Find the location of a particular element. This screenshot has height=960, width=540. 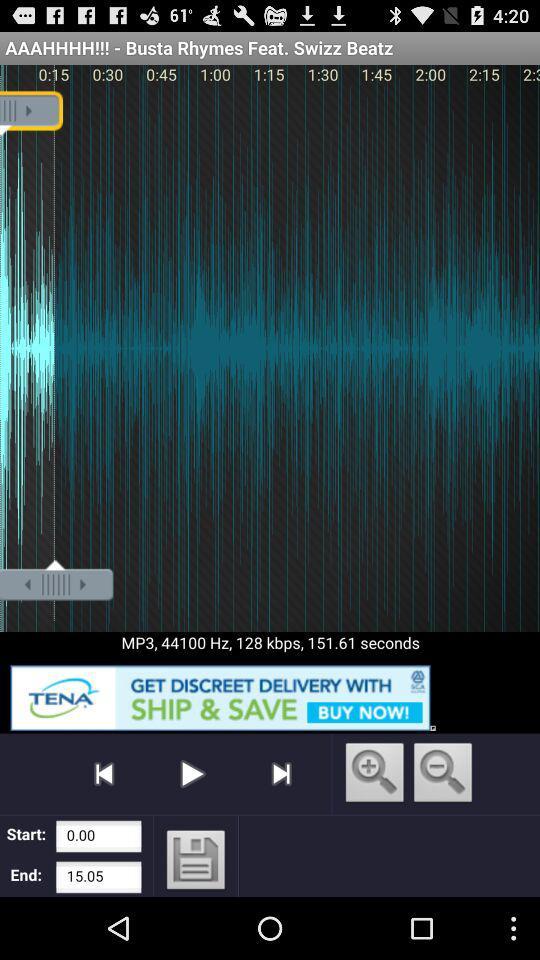

open advertisement is located at coordinates (270, 694).